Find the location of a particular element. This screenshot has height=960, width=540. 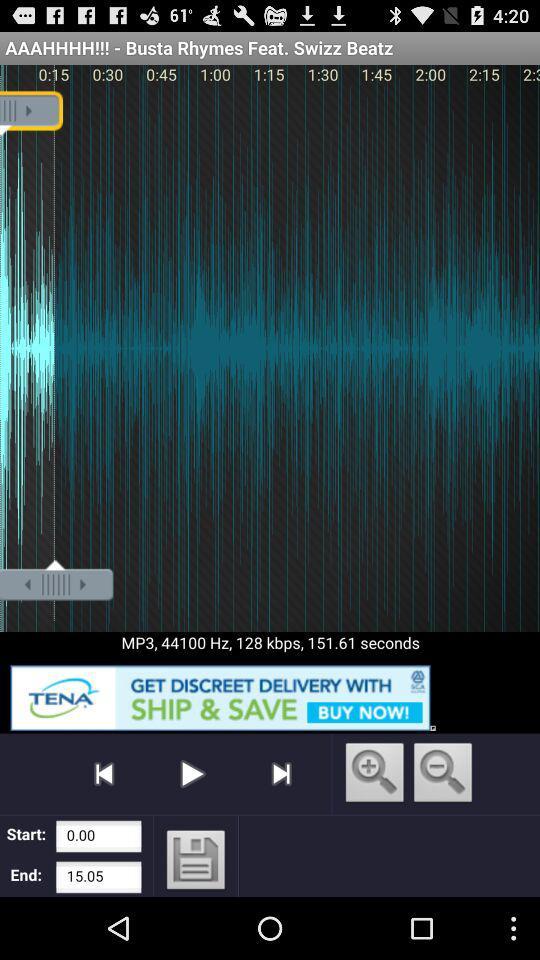

open advertisement is located at coordinates (270, 694).